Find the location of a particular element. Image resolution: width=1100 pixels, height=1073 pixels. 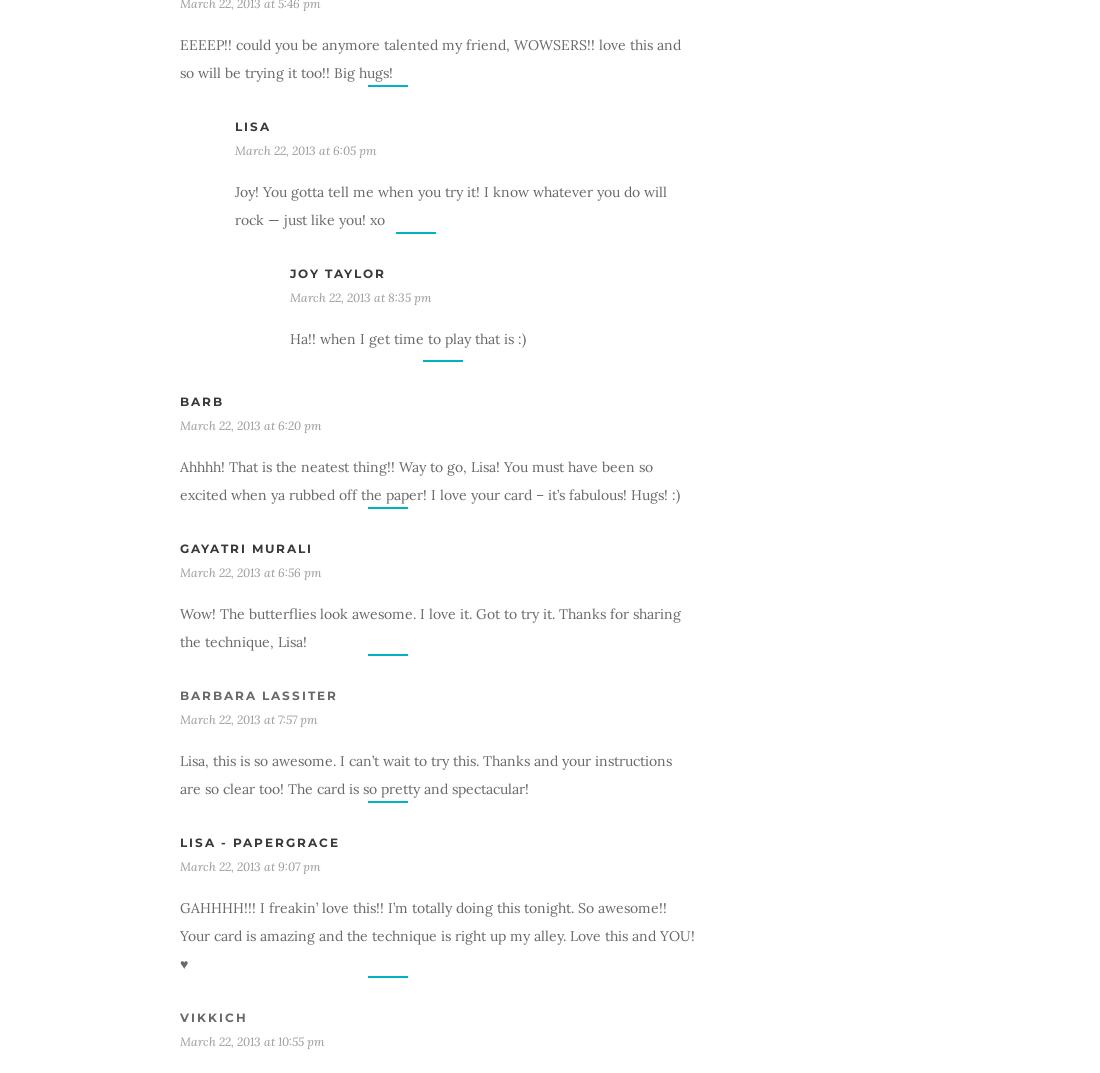

'Lisa - papergrace' is located at coordinates (260, 840).